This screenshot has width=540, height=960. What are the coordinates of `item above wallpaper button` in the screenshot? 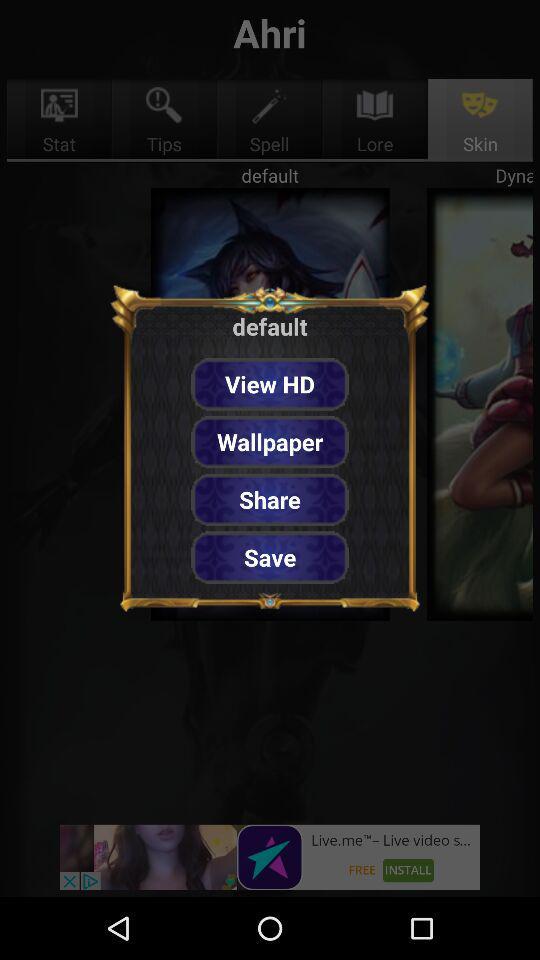 It's located at (270, 383).